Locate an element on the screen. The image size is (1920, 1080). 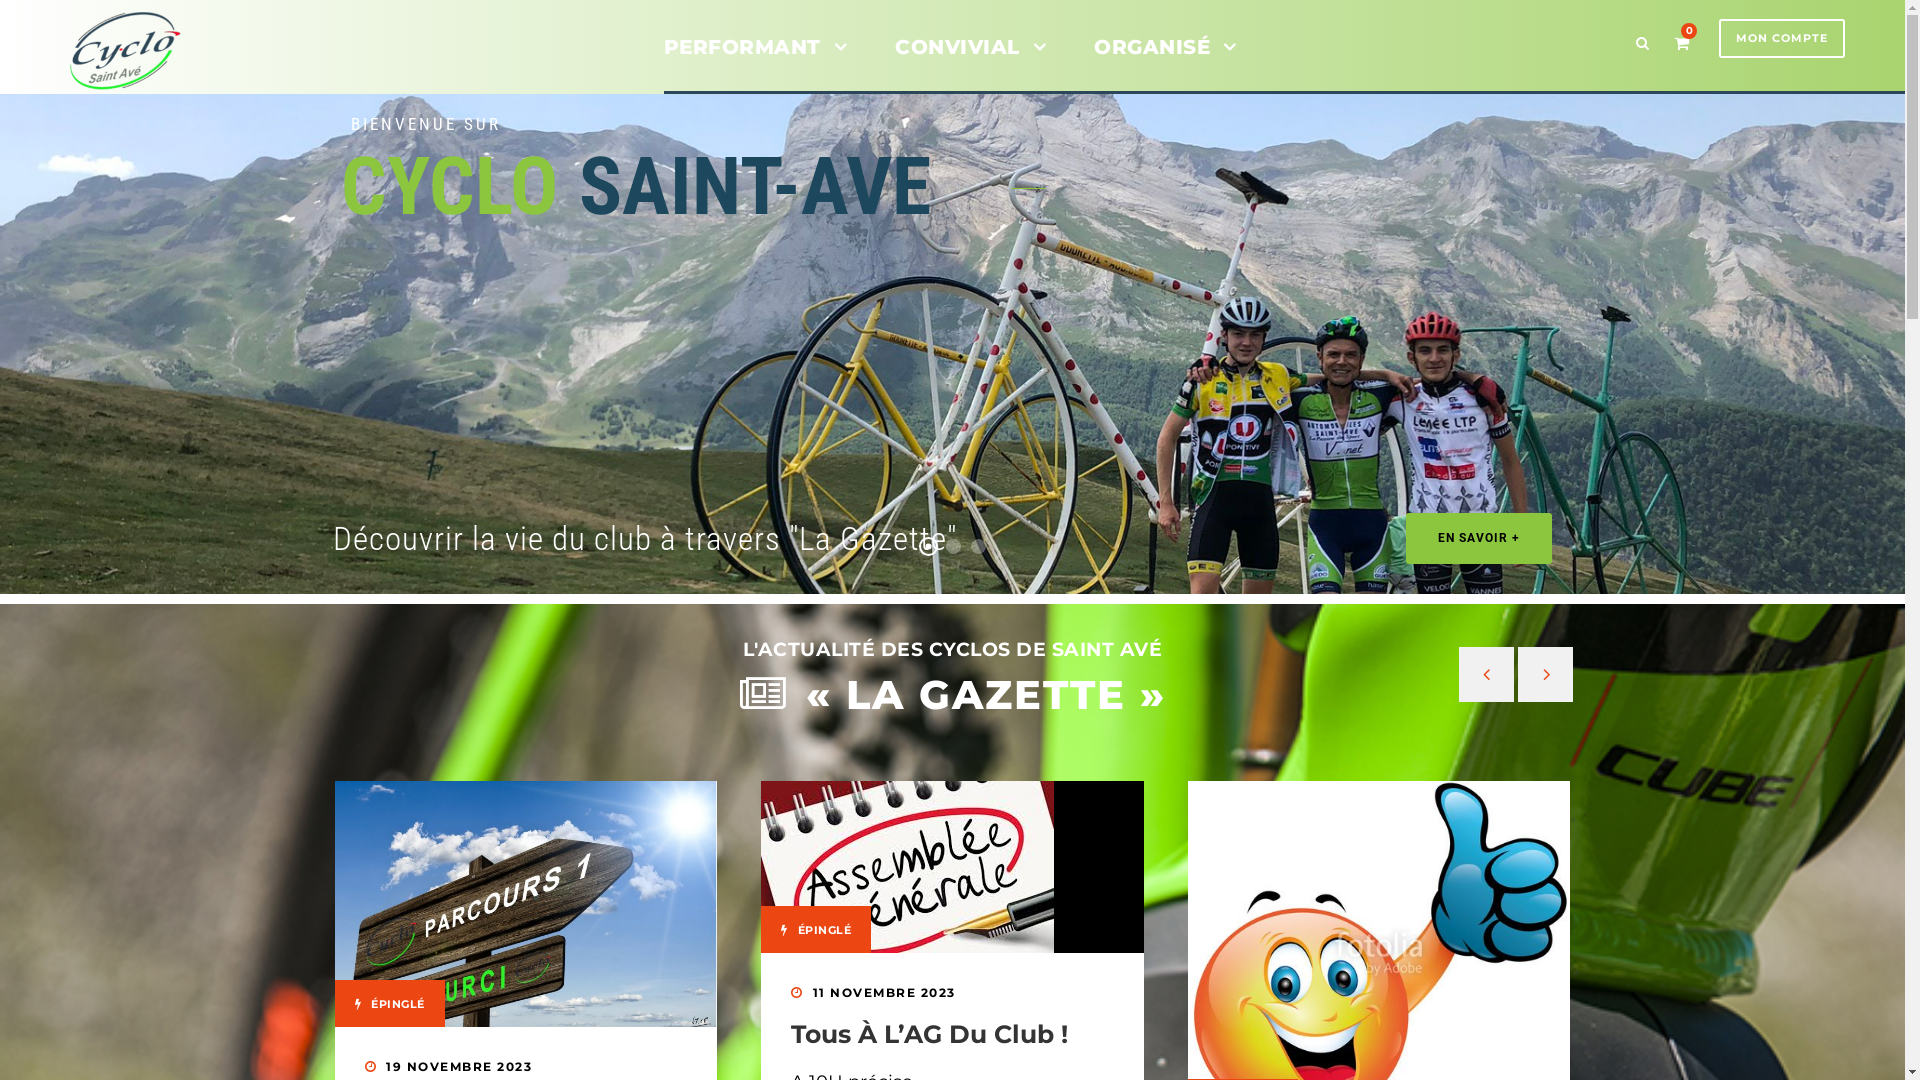
'CONVIVIAL' is located at coordinates (970, 60).